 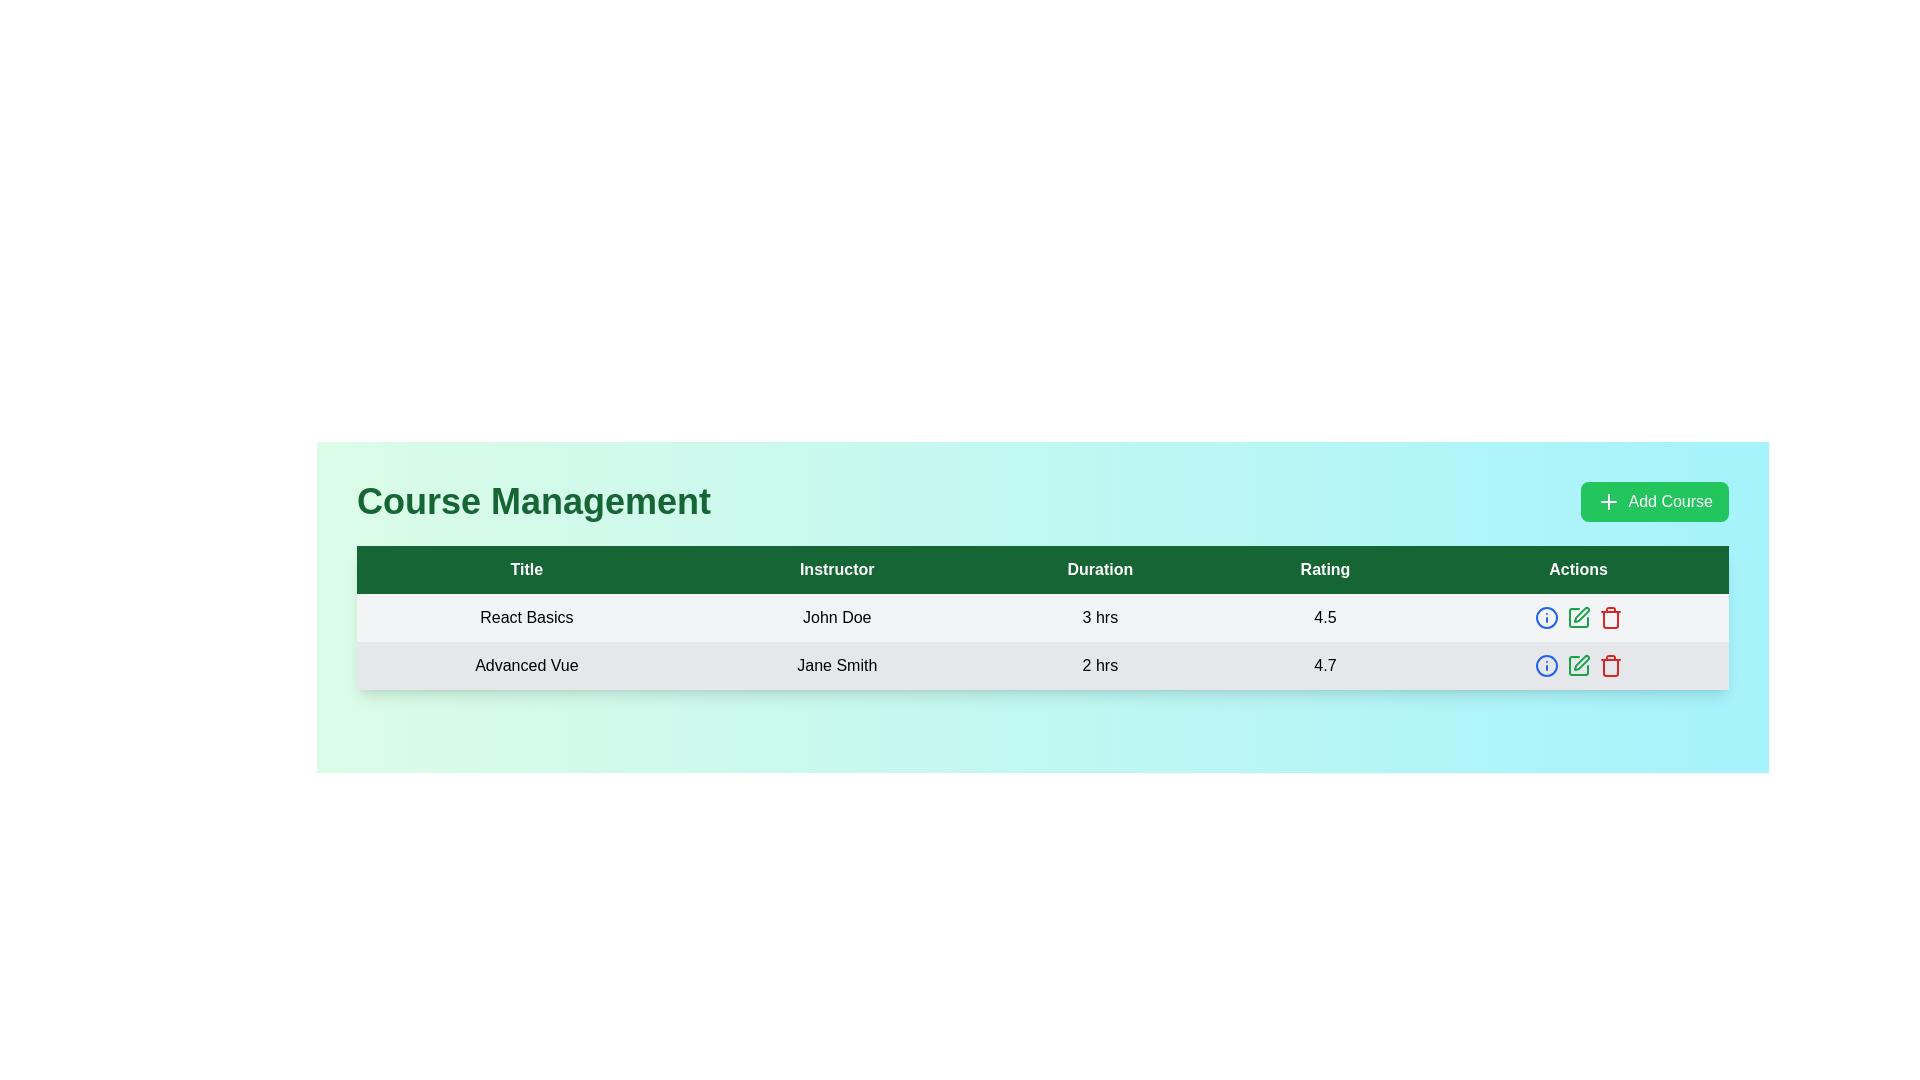 I want to click on the Text header indicating the overall purpose of managing courses, which is positioned to the left of the 'Add Course' button, so click(x=533, y=500).